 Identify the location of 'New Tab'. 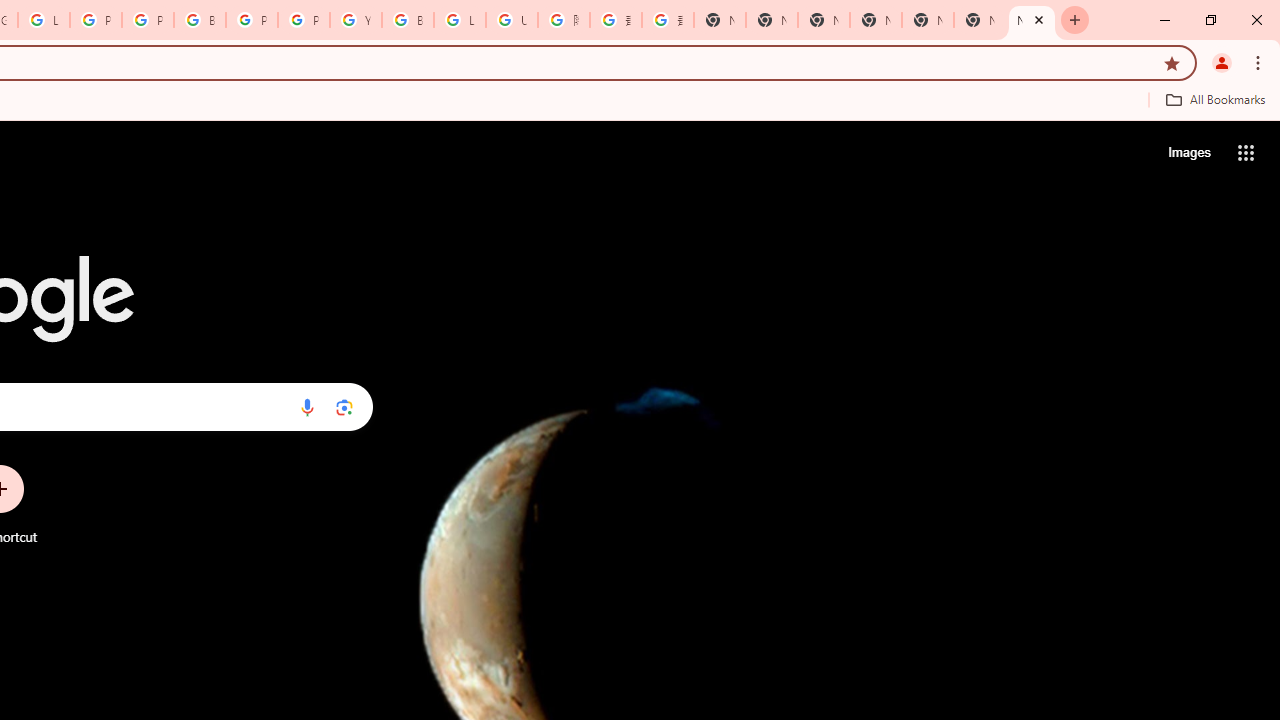
(1032, 20).